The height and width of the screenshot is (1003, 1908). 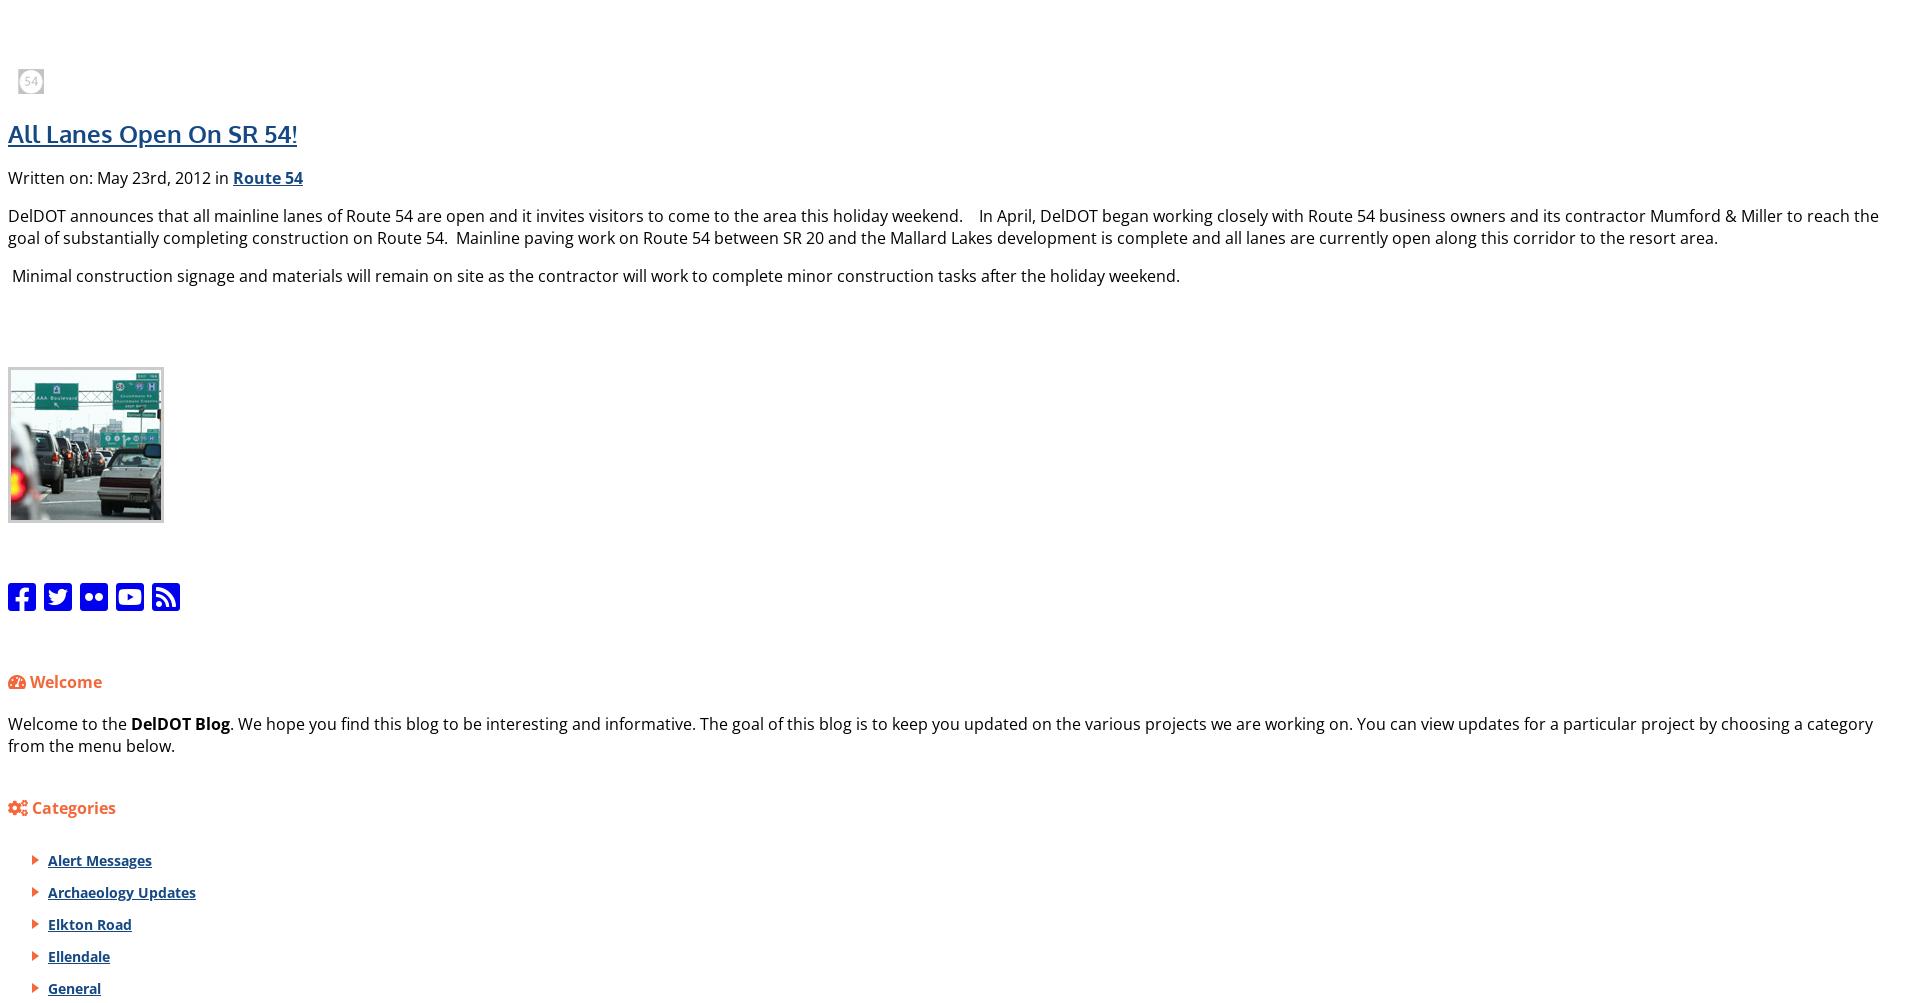 What do you see at coordinates (179, 721) in the screenshot?
I see `'DelDOT Blog'` at bounding box center [179, 721].